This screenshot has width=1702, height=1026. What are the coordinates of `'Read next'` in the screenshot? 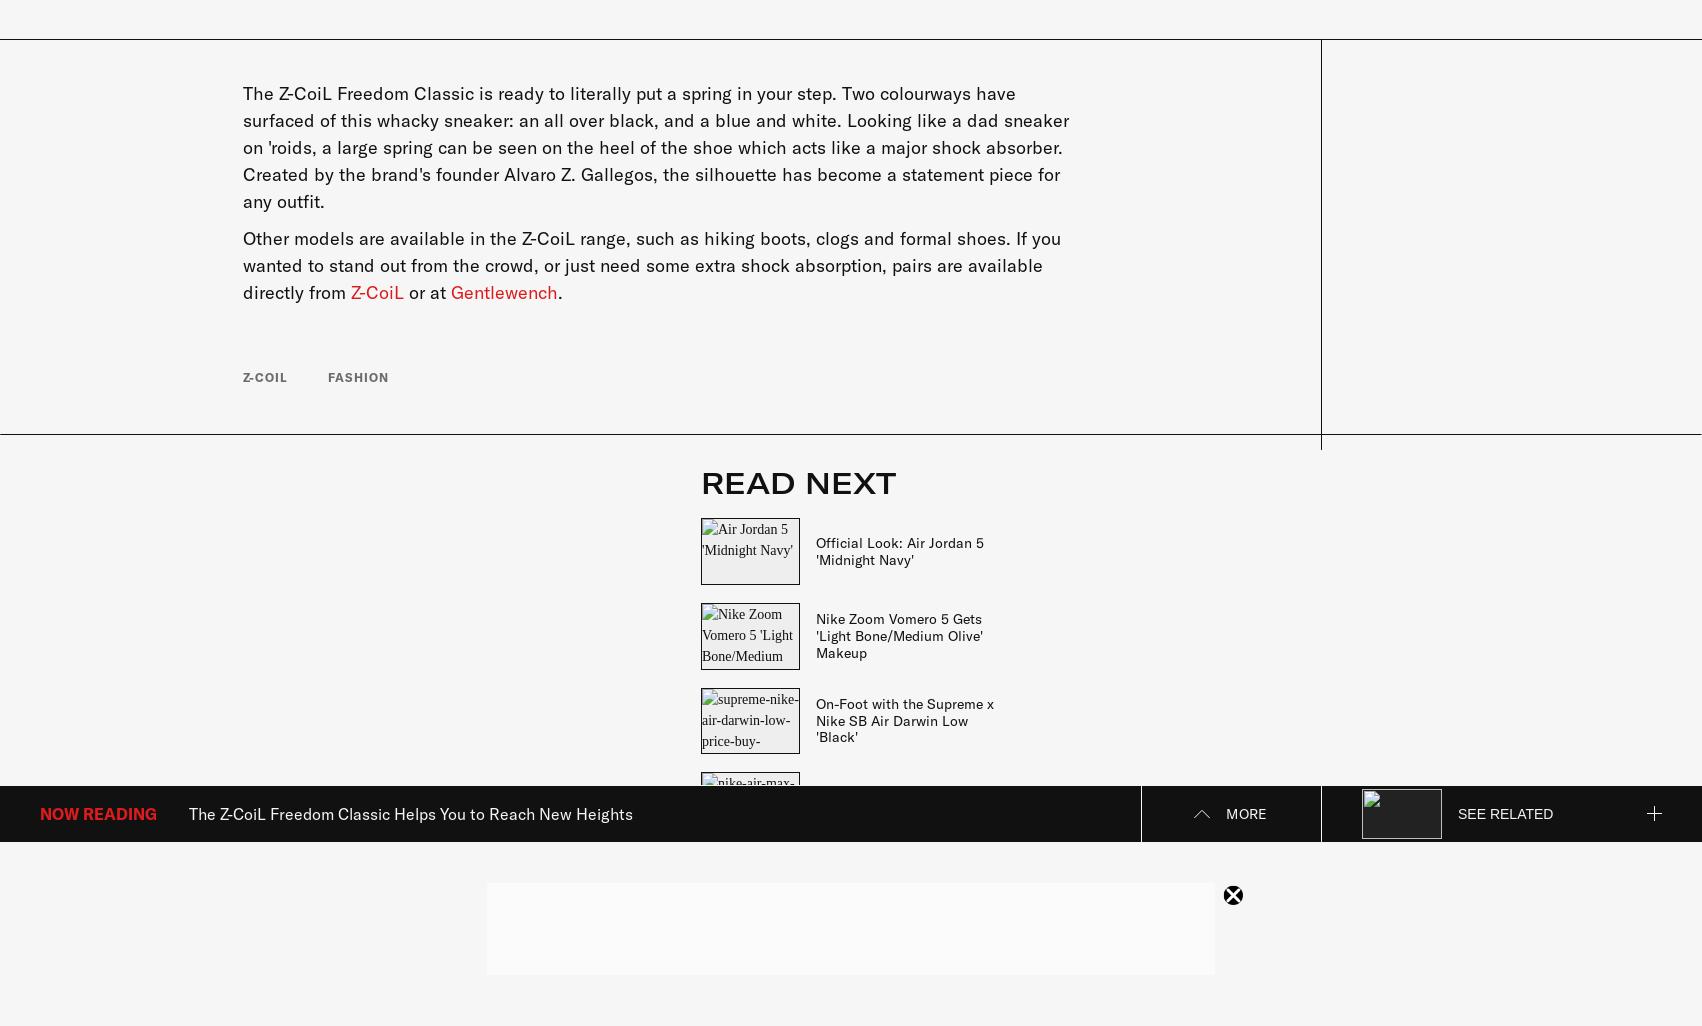 It's located at (797, 482).